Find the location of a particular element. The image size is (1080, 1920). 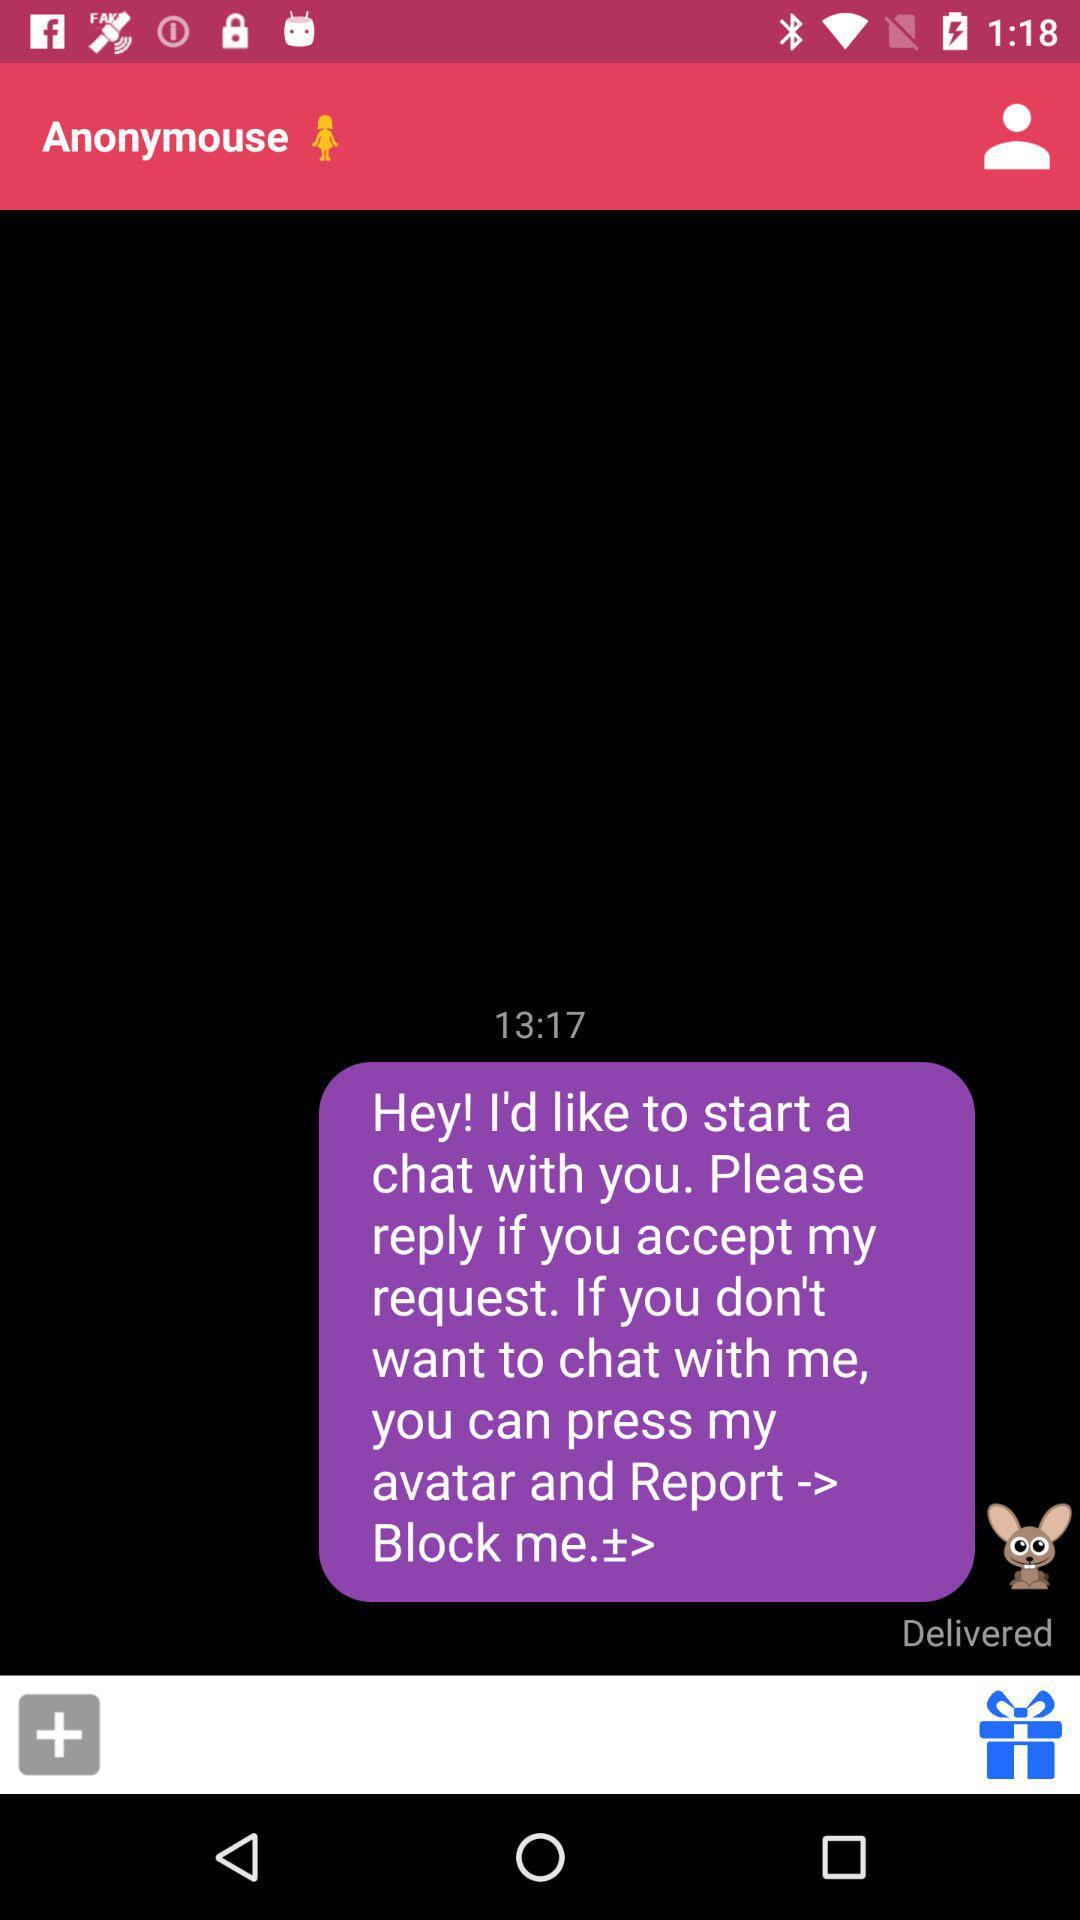

send gift is located at coordinates (1020, 1733).